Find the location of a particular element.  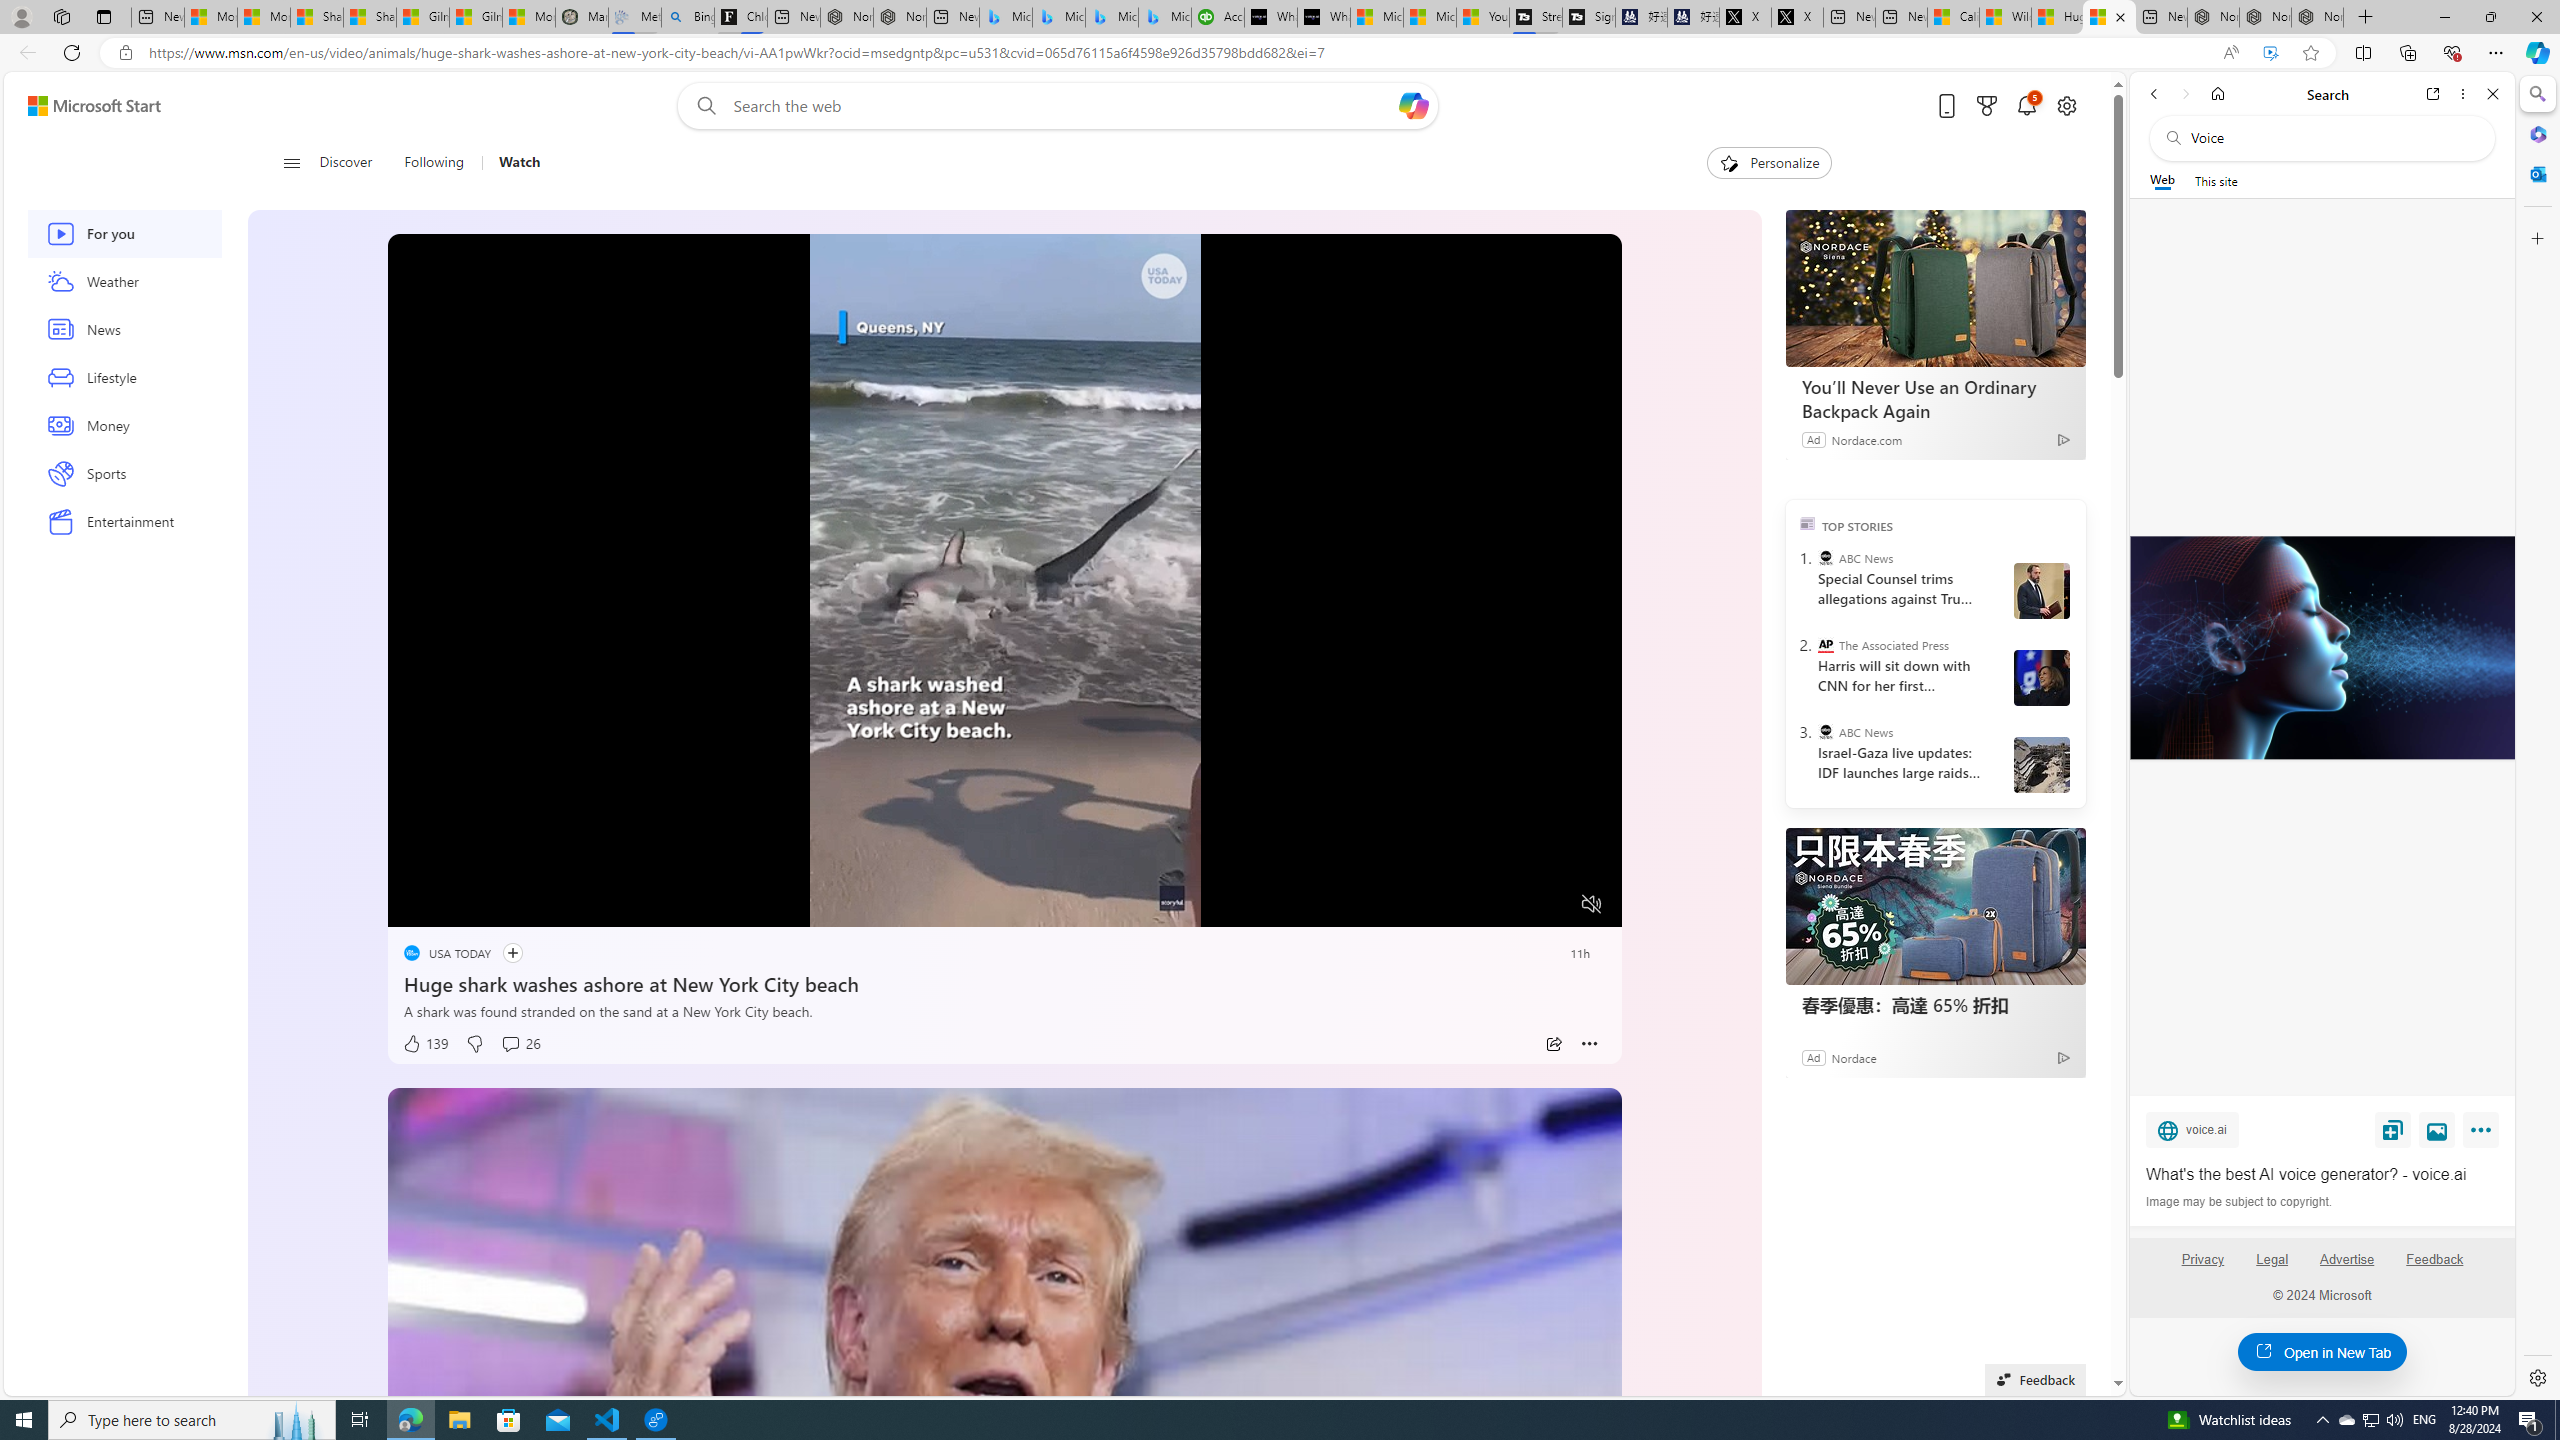

'Advertise' is located at coordinates (2347, 1267).